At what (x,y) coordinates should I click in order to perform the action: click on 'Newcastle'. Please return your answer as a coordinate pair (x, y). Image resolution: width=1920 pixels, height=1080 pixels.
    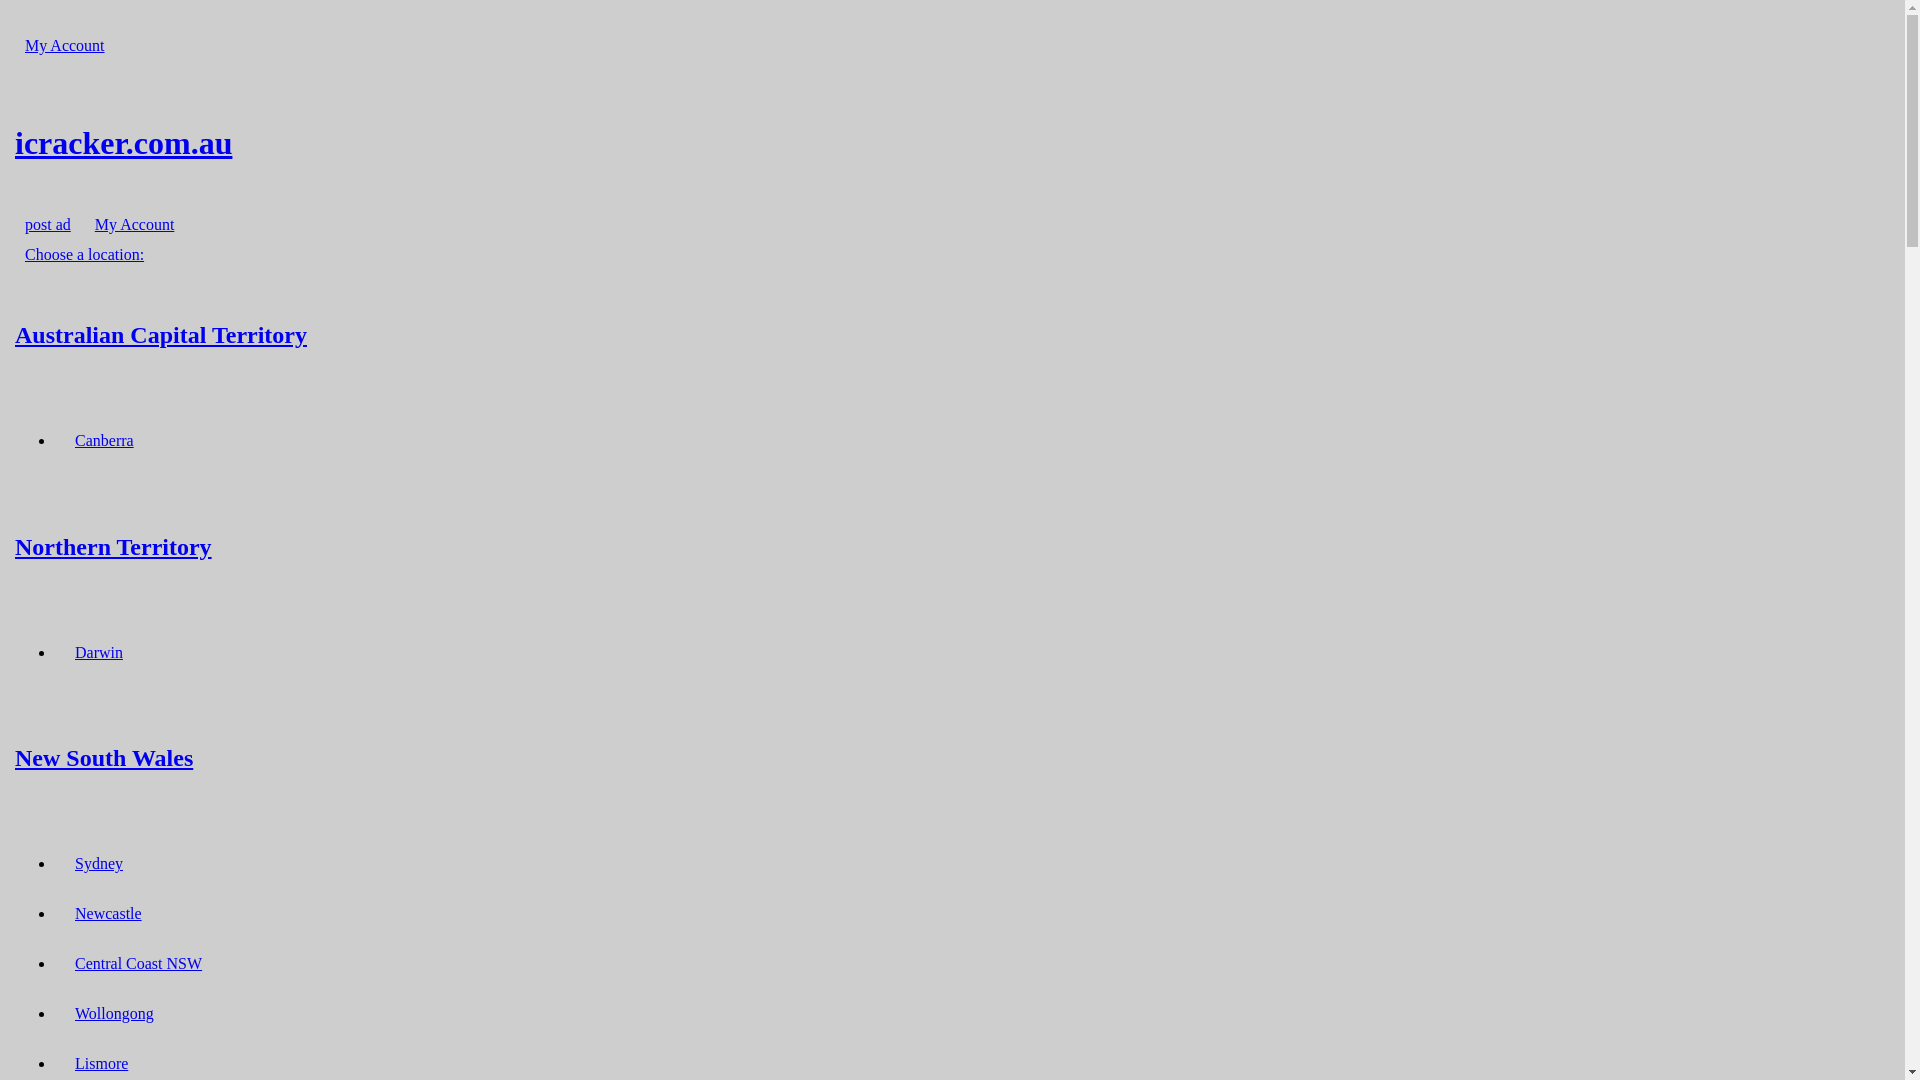
    Looking at the image, I should click on (107, 913).